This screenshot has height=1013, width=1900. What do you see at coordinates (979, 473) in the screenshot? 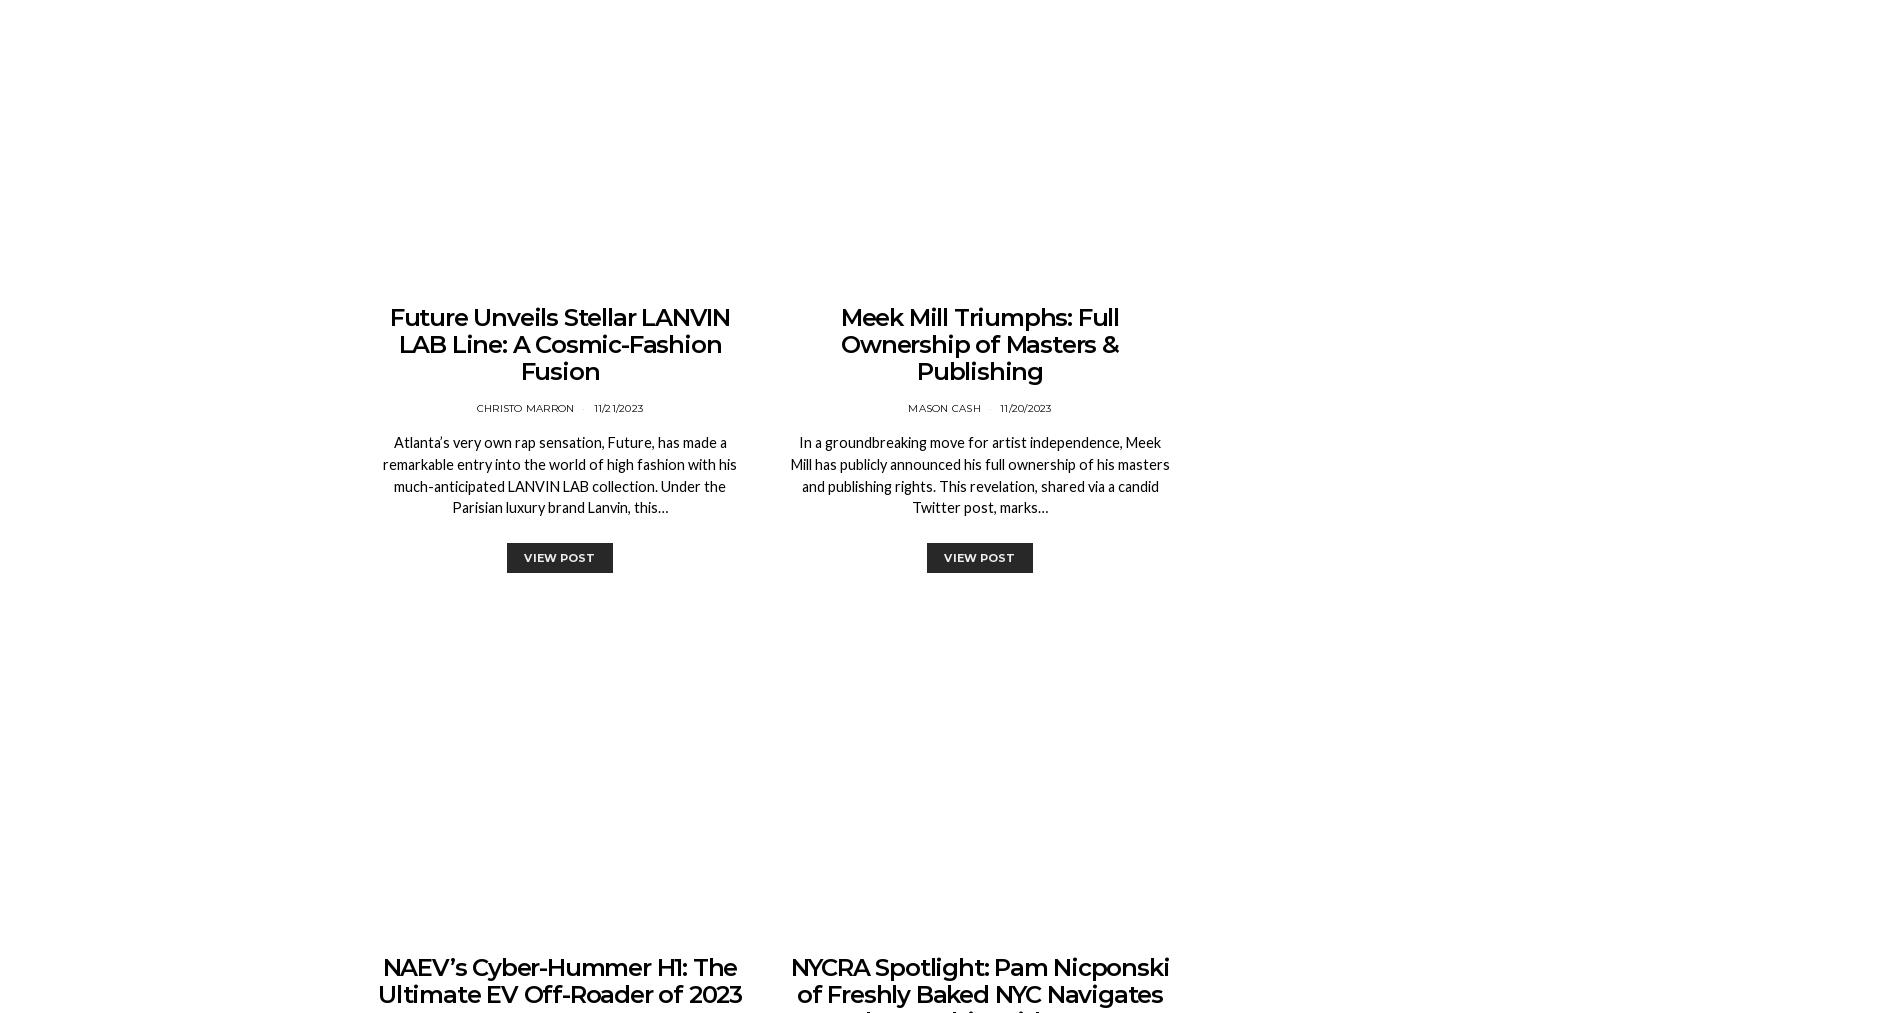
I see `'In a groundbreaking move for artist independence, Meek Mill has publicly announced his full ownership of his masters and publishing rights. This revelation, shared via a candid Twitter post, marks…'` at bounding box center [979, 473].